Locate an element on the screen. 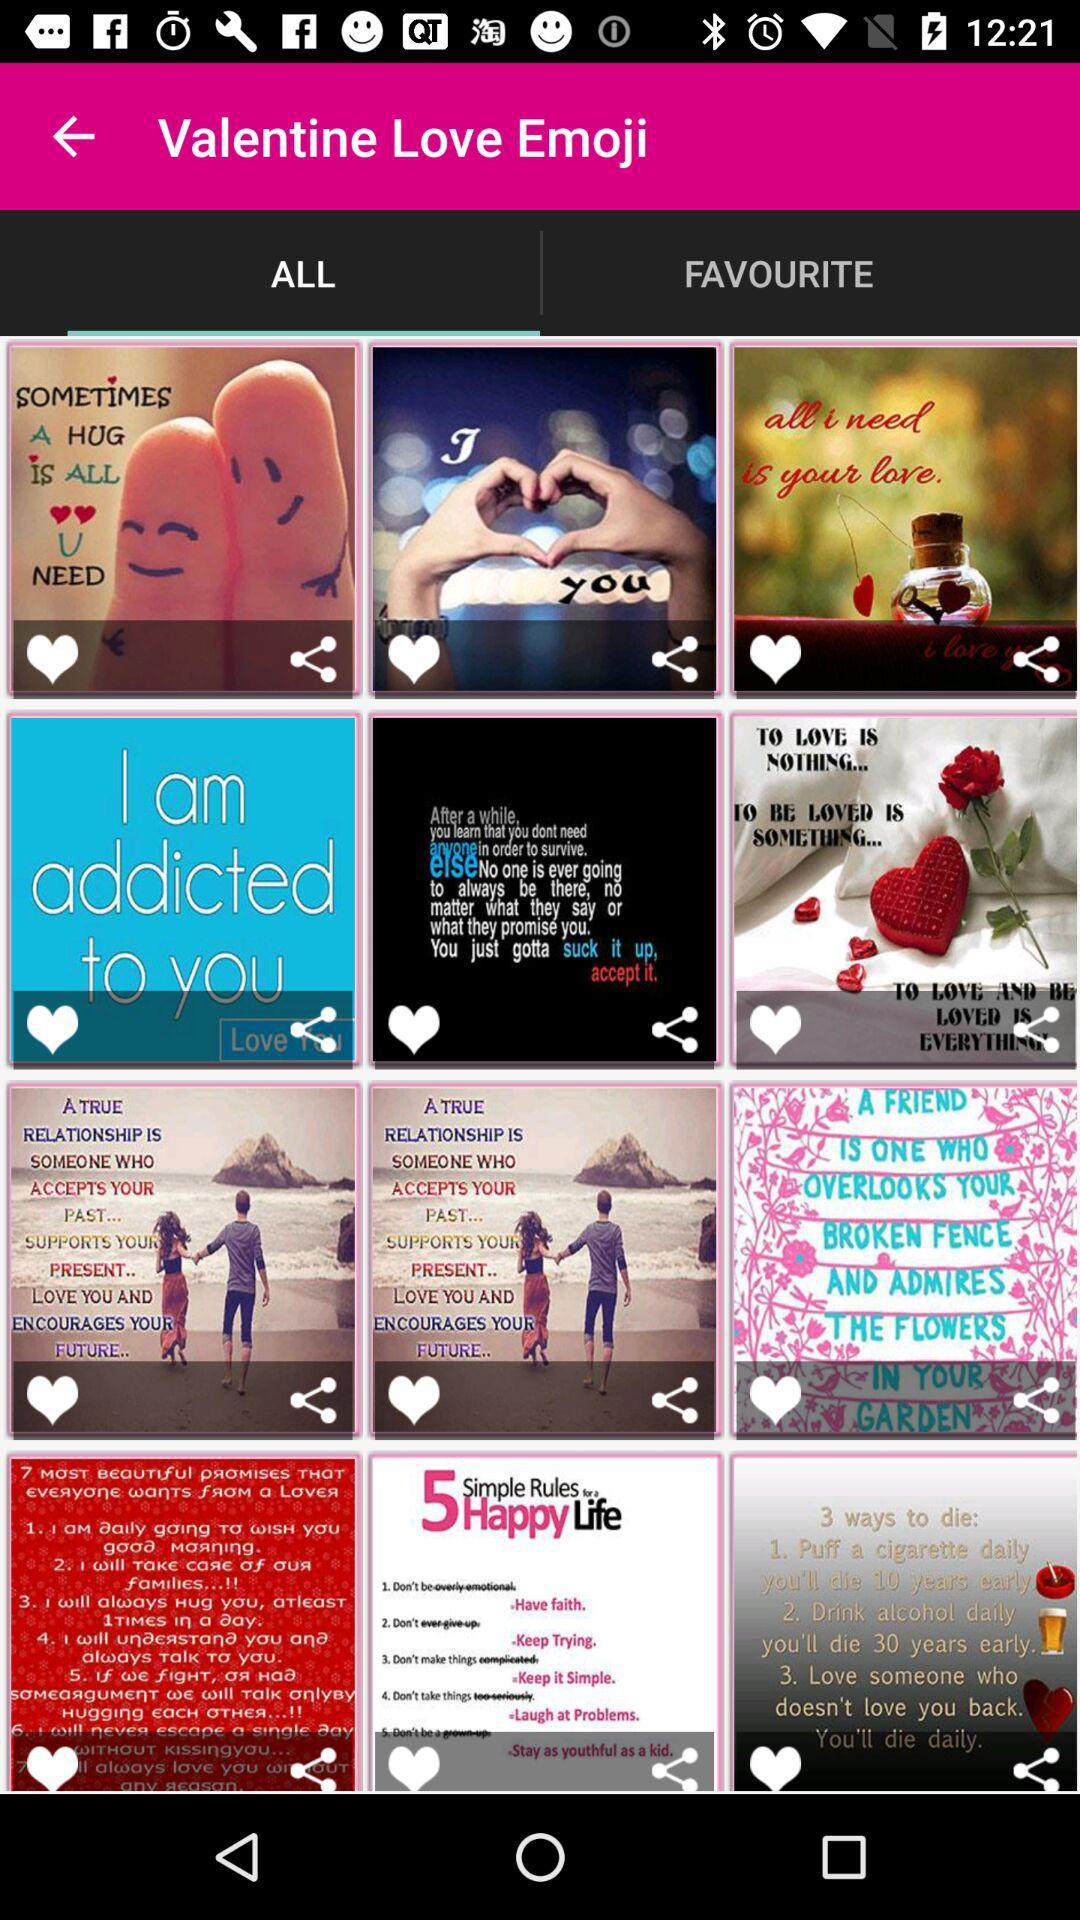  similar items is located at coordinates (1035, 1029).